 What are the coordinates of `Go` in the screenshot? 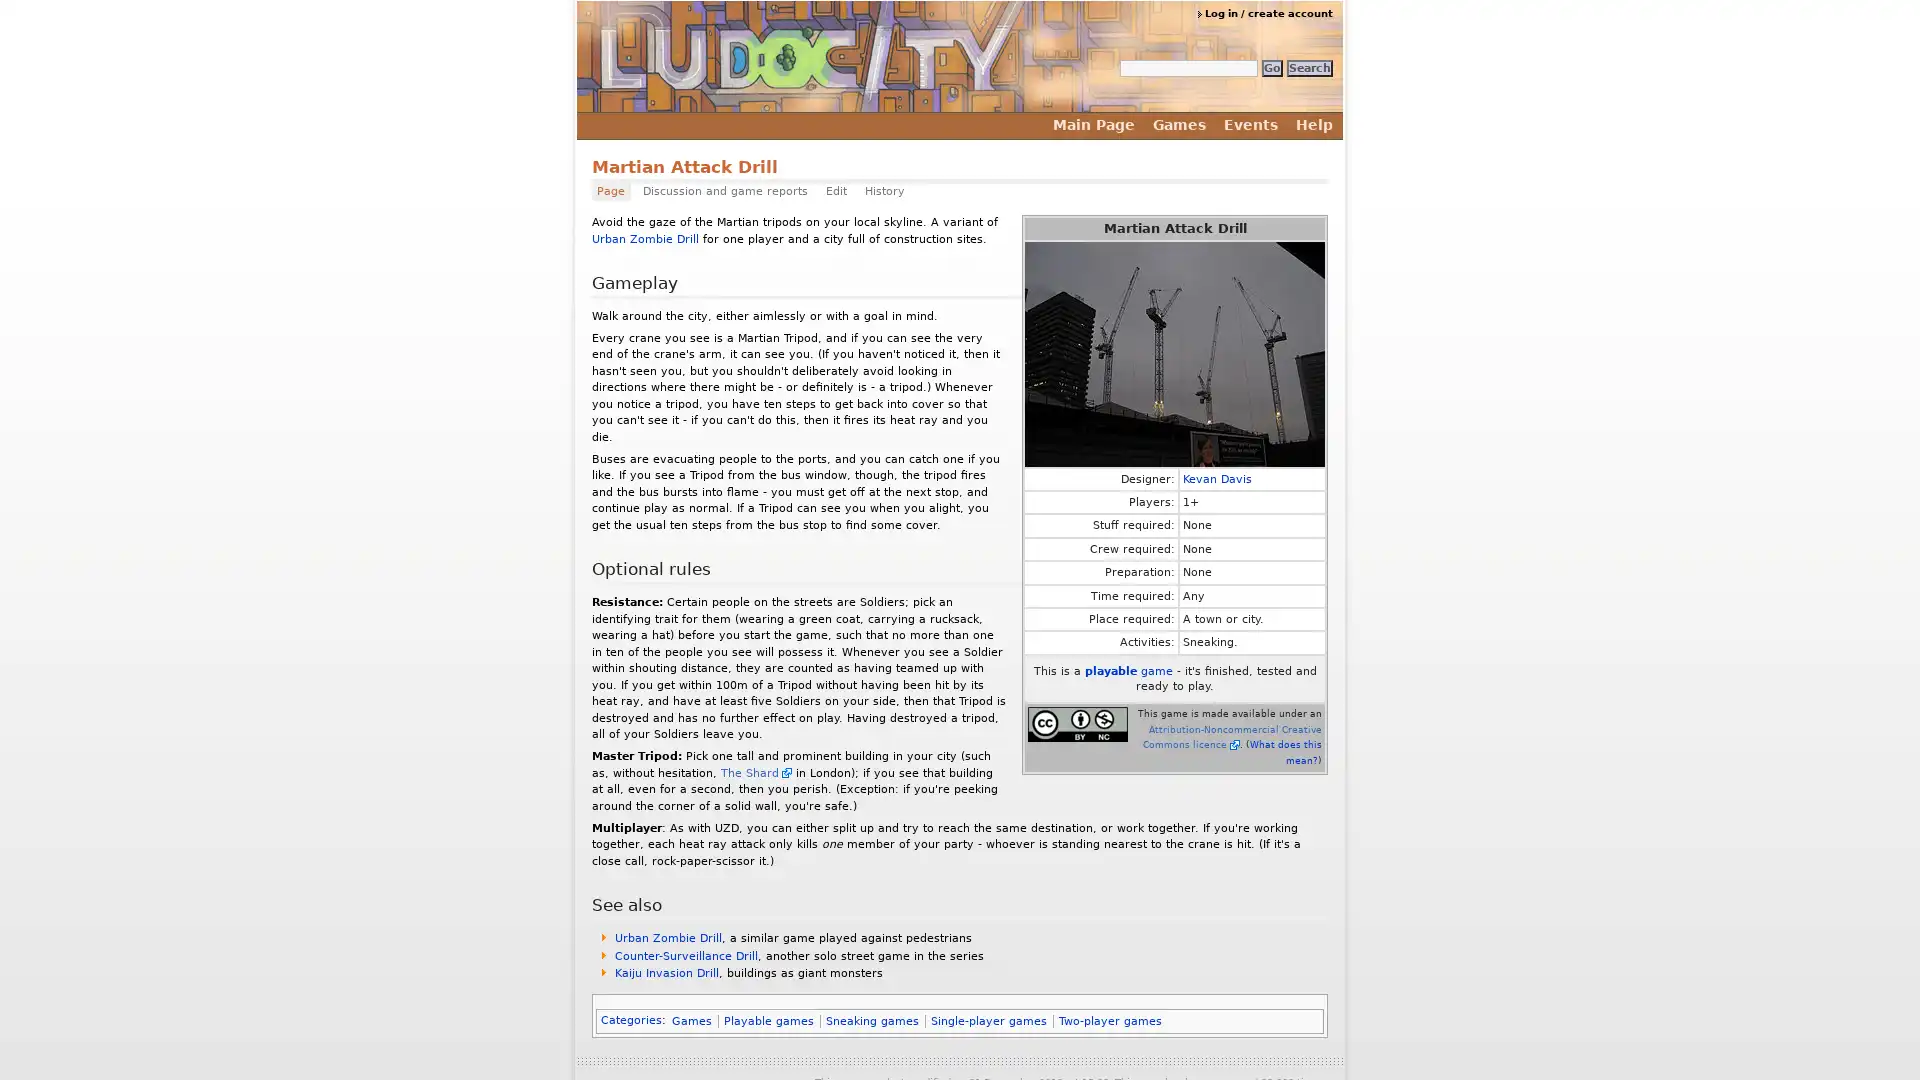 It's located at (1271, 67).